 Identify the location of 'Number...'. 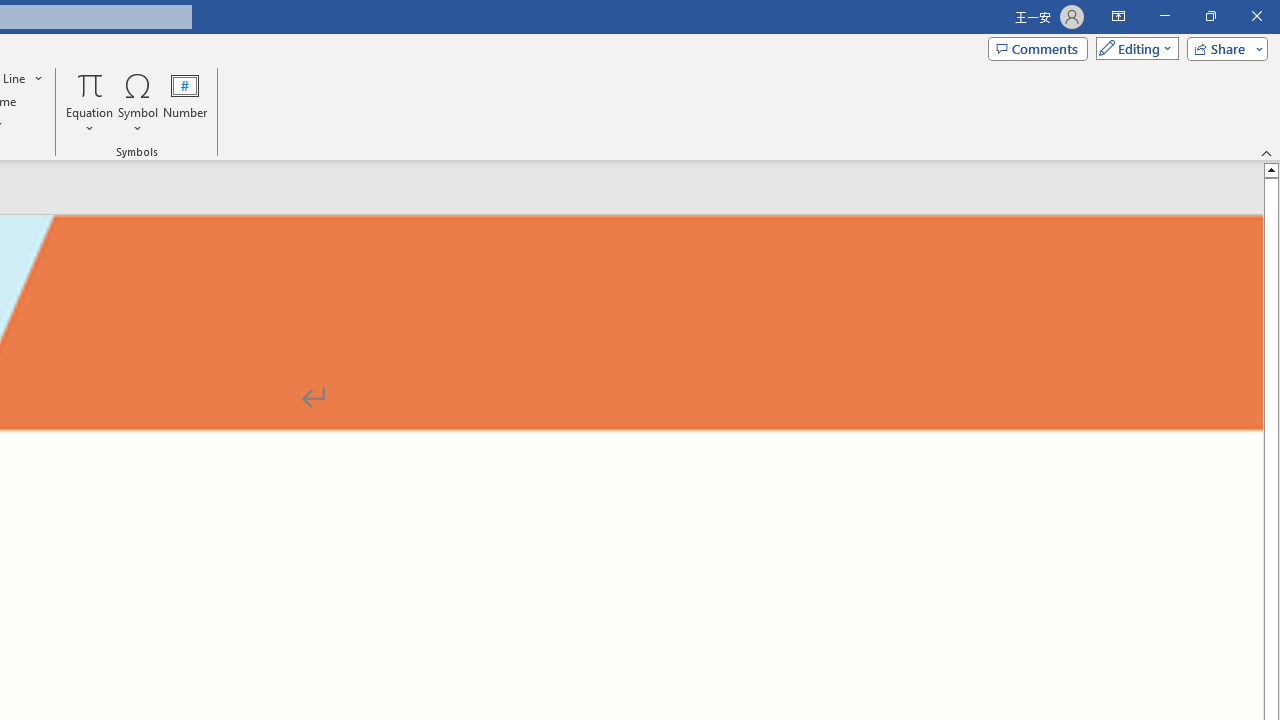
(185, 103).